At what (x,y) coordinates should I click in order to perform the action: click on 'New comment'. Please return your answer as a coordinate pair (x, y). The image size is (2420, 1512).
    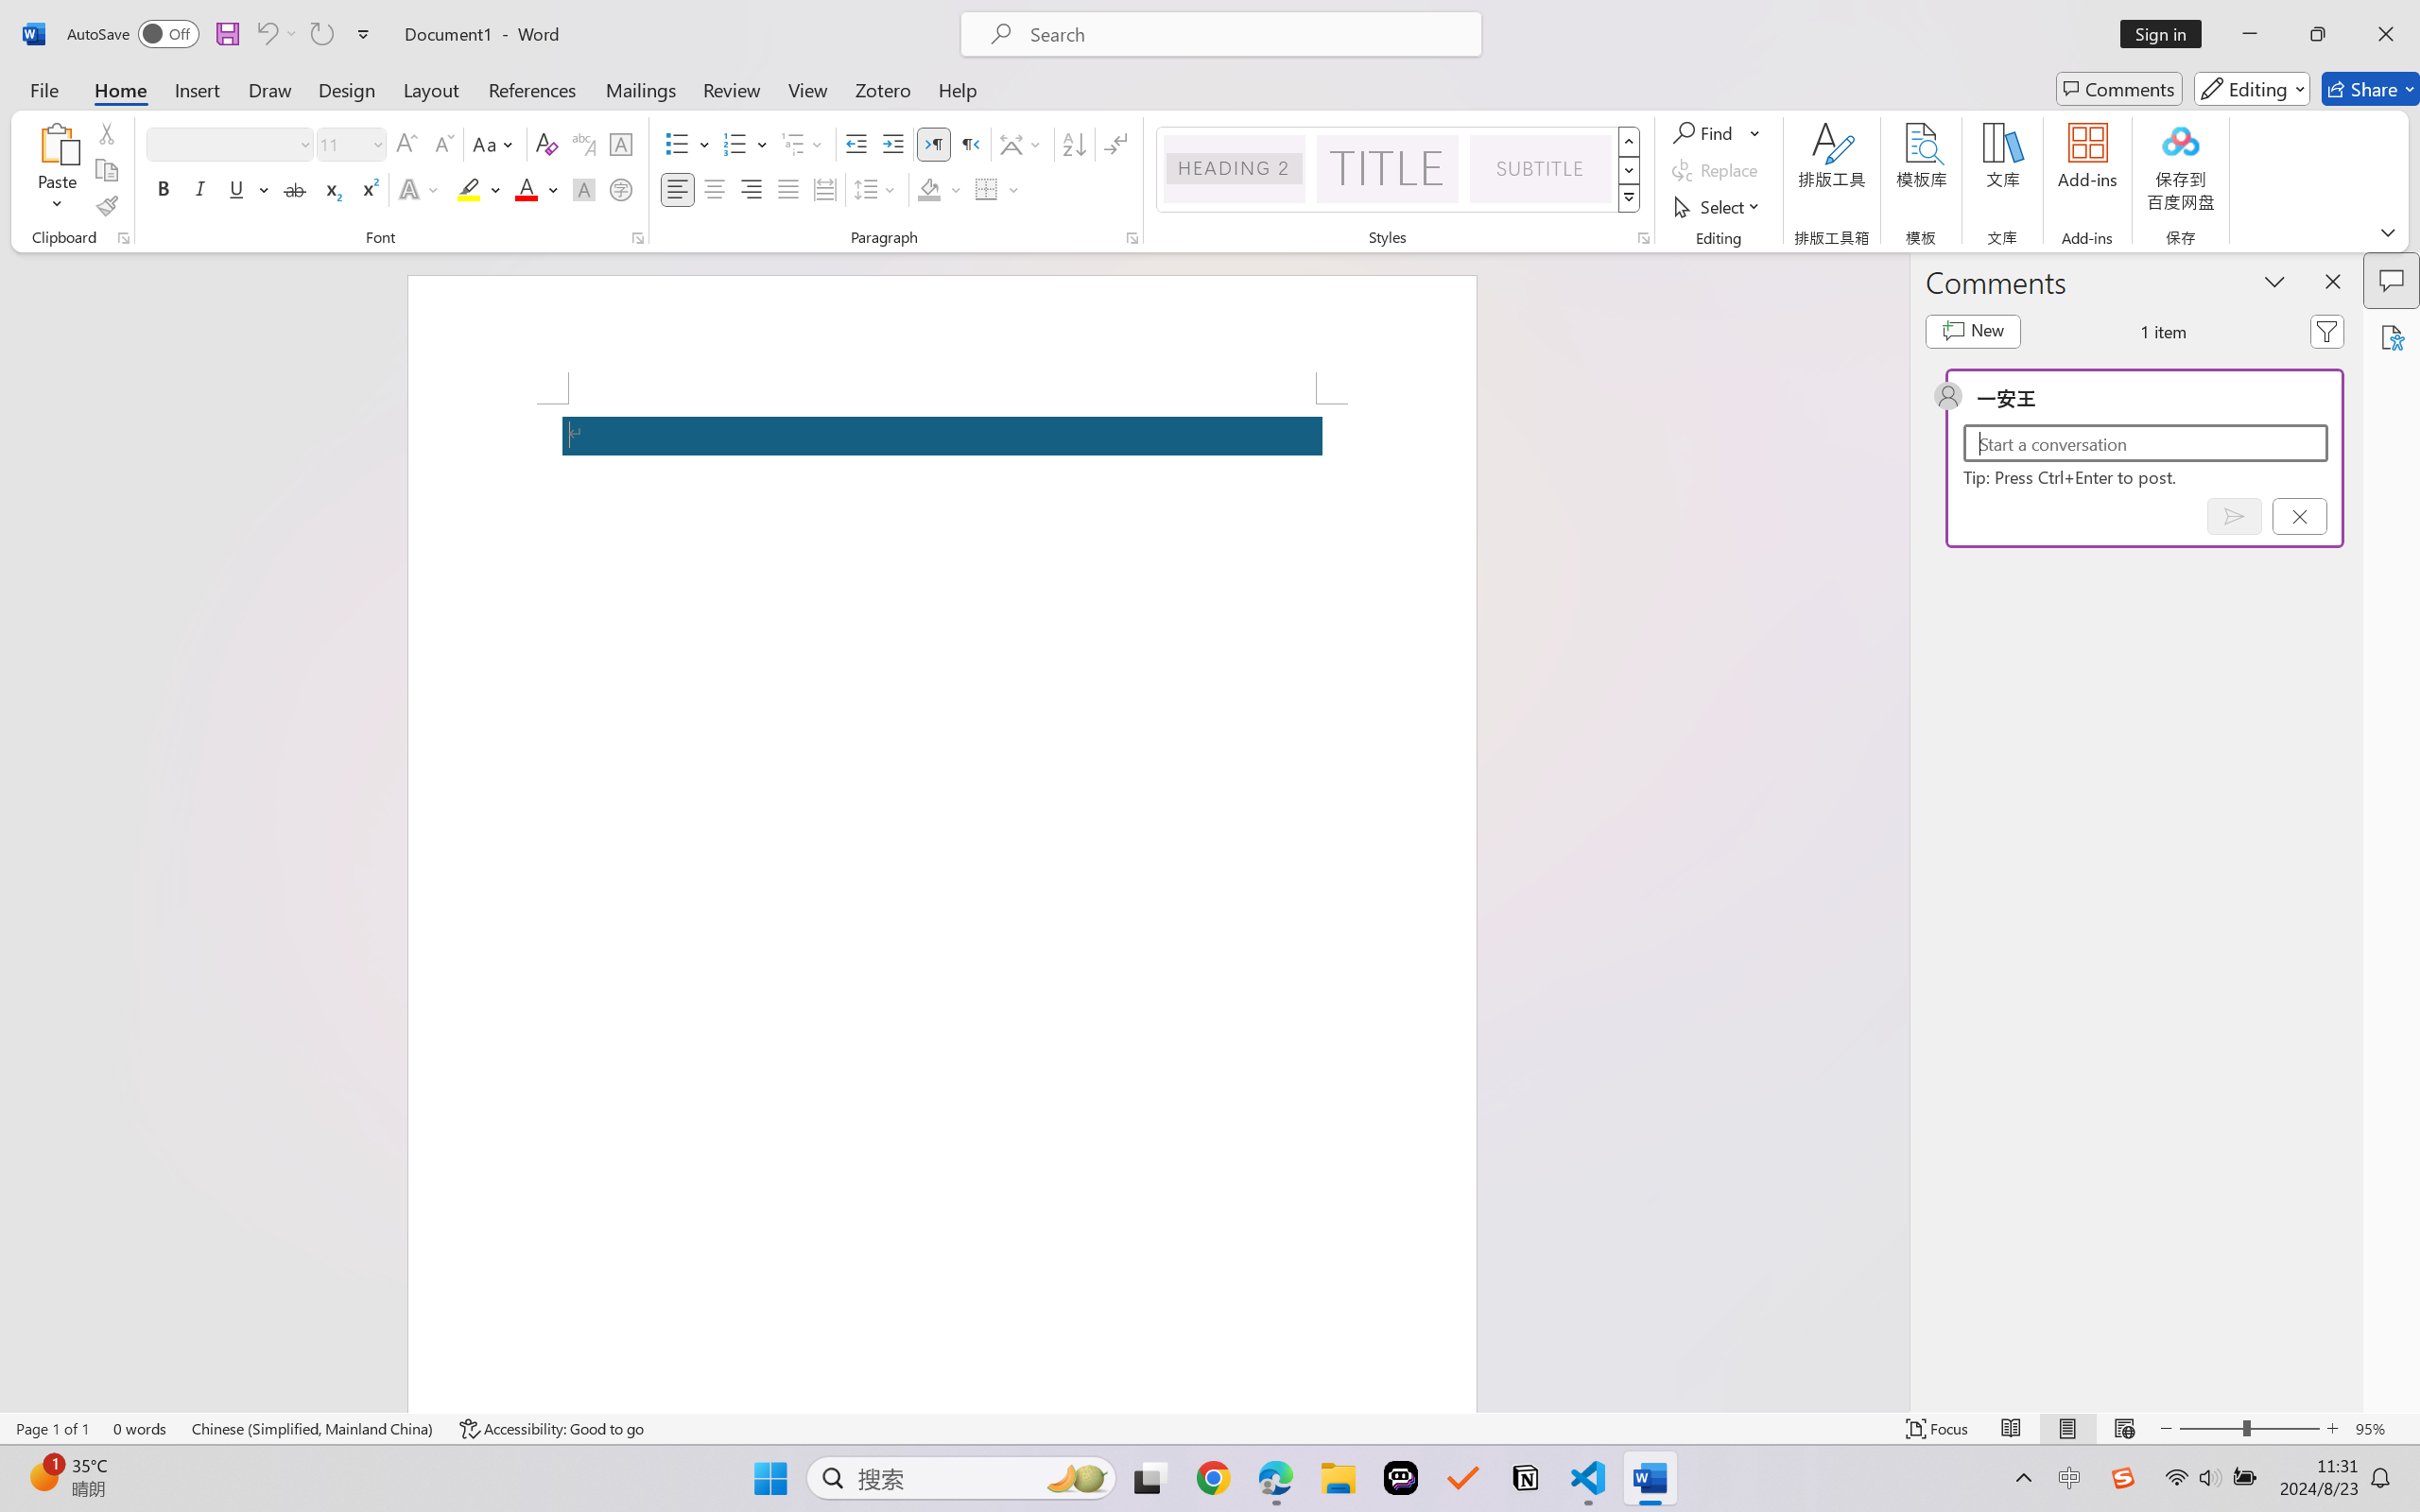
    Looking at the image, I should click on (1972, 331).